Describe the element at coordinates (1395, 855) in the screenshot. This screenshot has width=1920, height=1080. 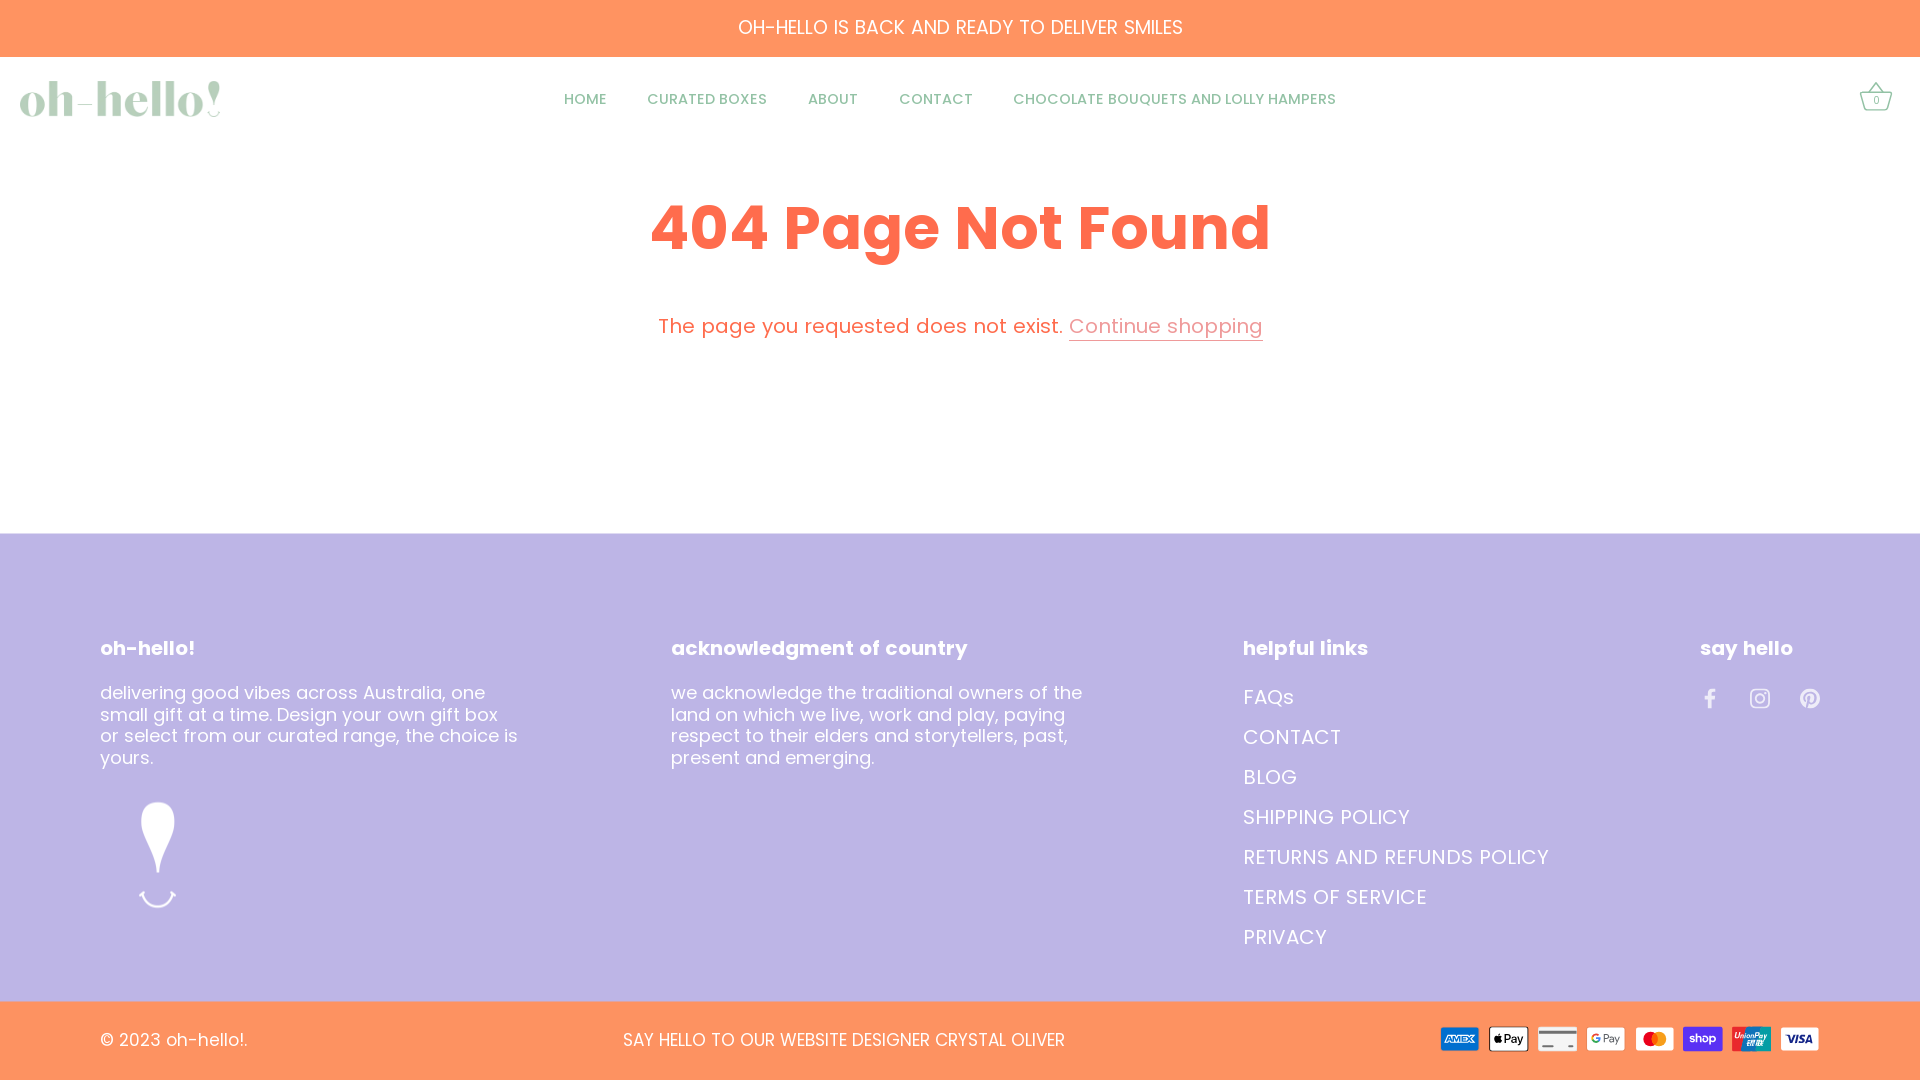
I see `'RETURNS AND REFUNDS POLICY'` at that location.